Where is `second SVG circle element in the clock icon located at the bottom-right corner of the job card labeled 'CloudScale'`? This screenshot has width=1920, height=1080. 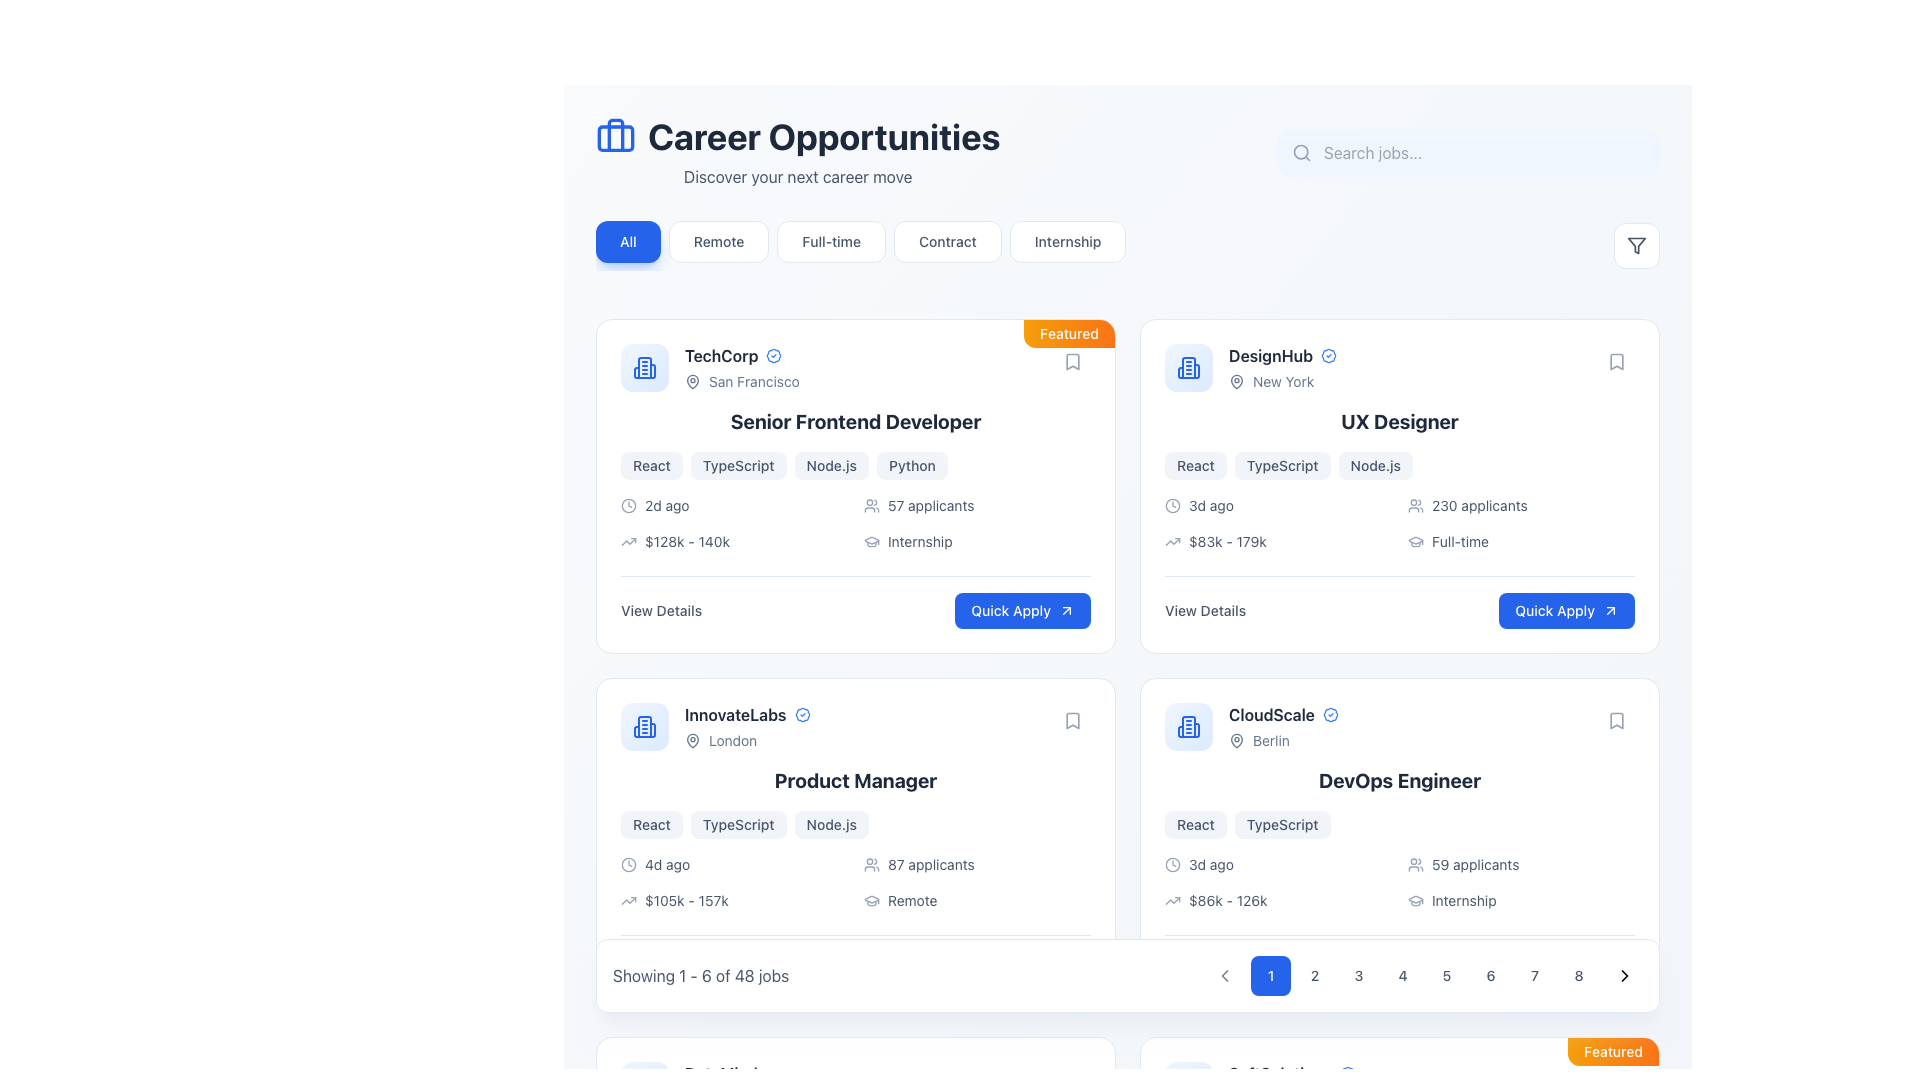 second SVG circle element in the clock icon located at the bottom-right corner of the job card labeled 'CloudScale' is located at coordinates (1172, 863).